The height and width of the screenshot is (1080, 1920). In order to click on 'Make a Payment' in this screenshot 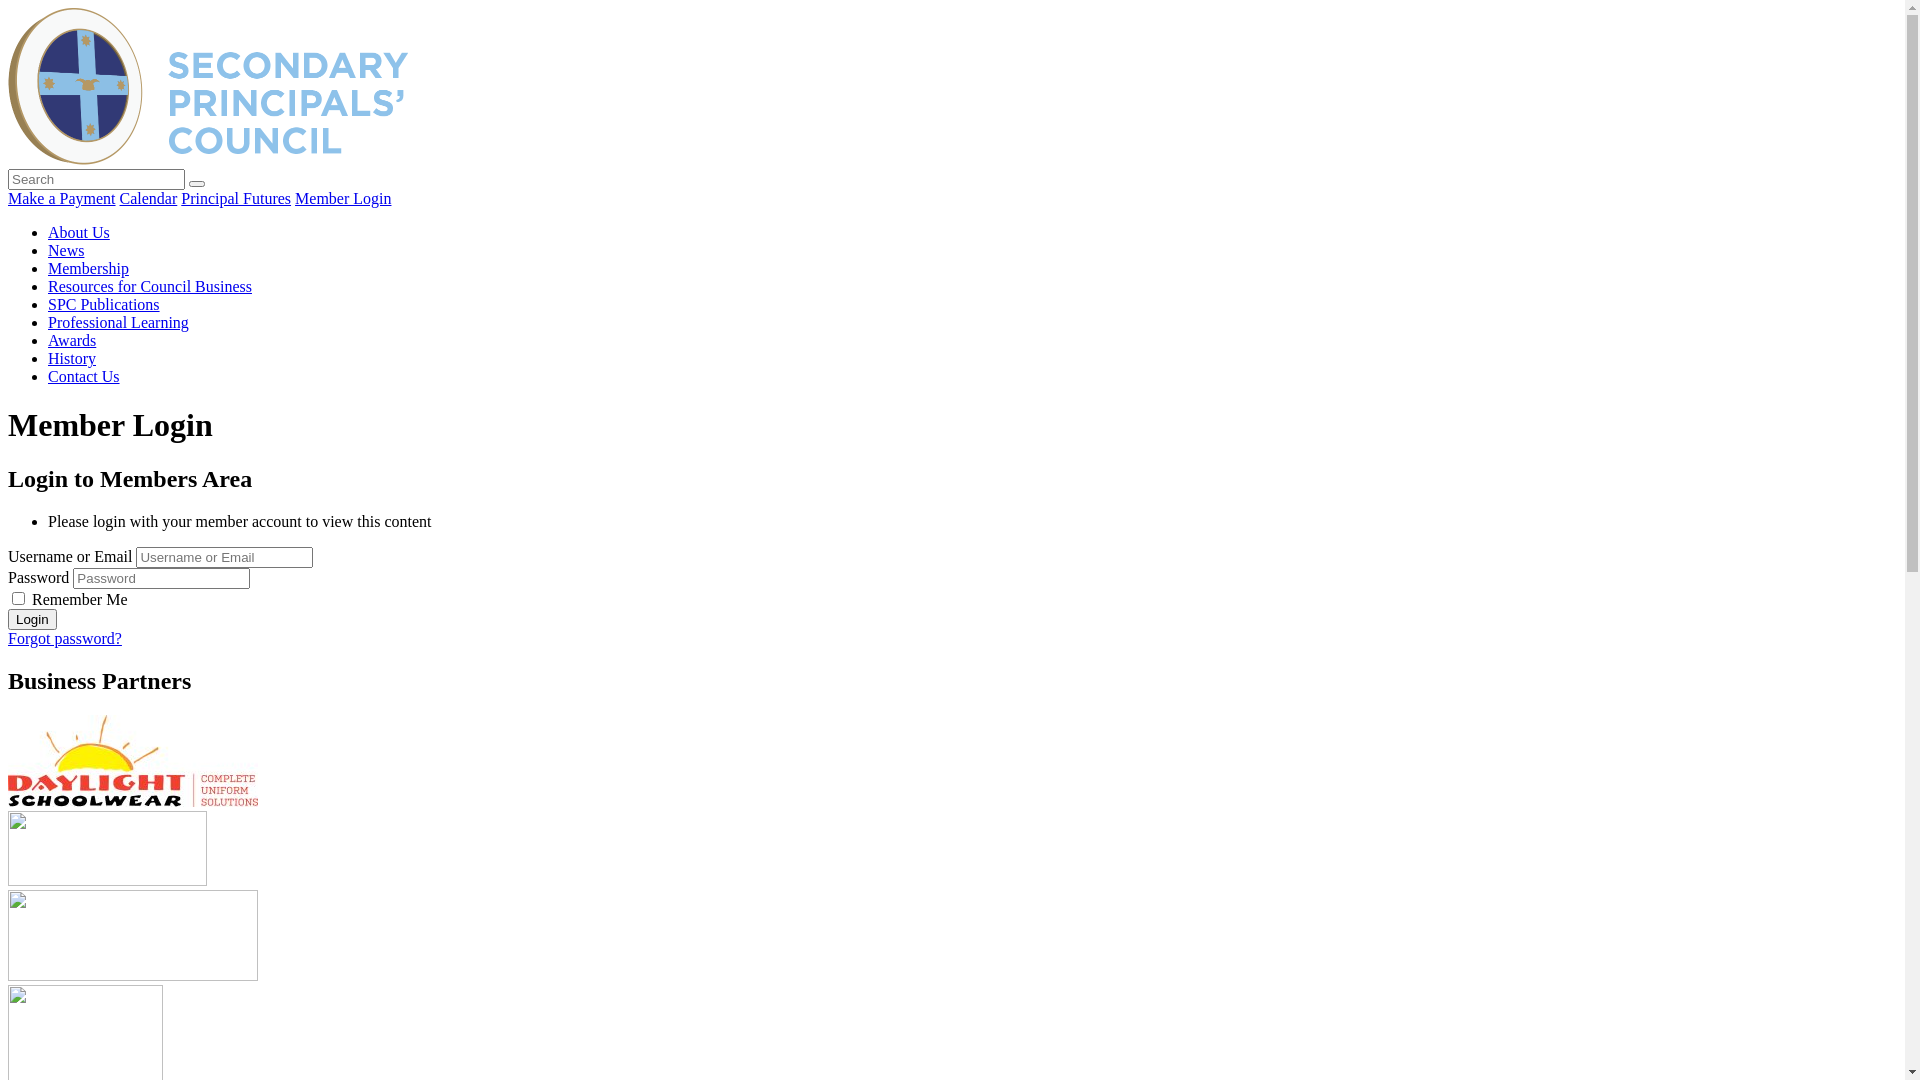, I will do `click(62, 198)`.